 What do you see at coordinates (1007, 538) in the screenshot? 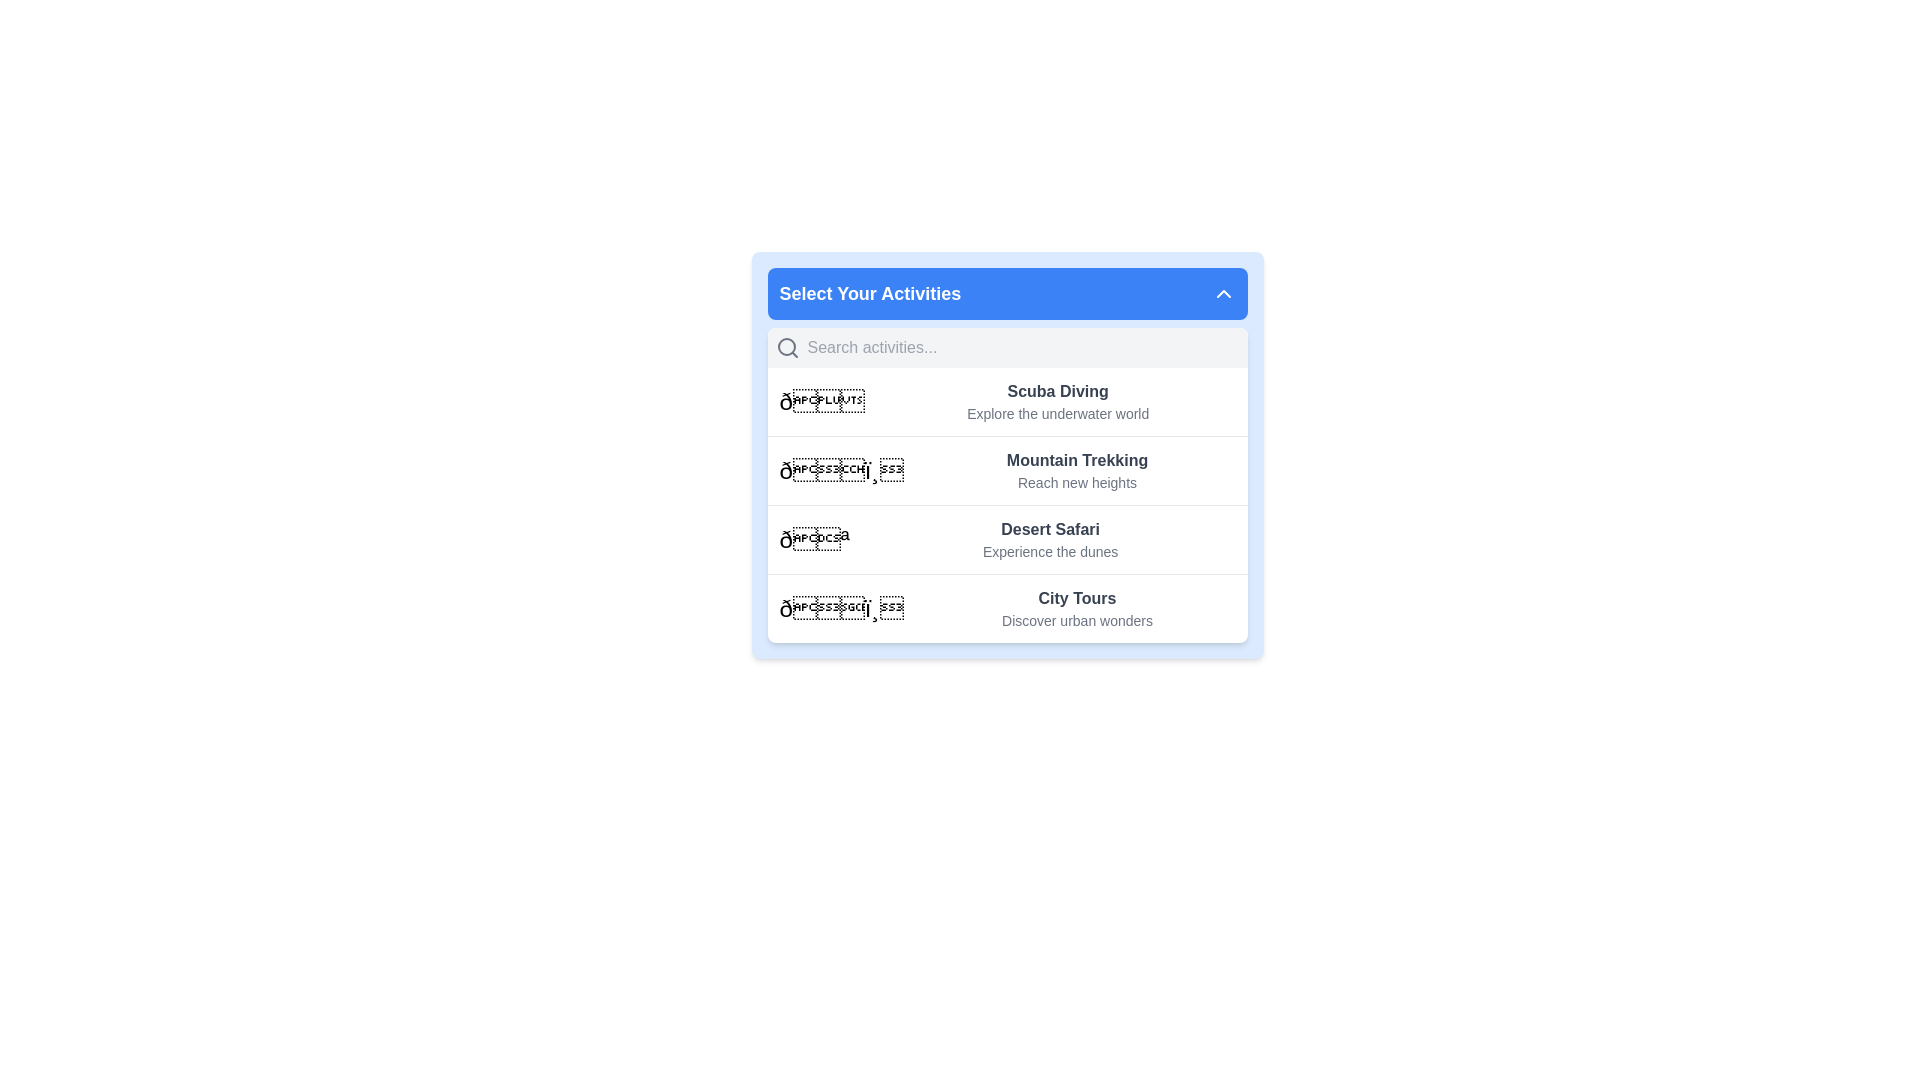
I see `the 'Desert Safari' option in the list, which is the third item in a vertical list of selectable activities` at bounding box center [1007, 538].